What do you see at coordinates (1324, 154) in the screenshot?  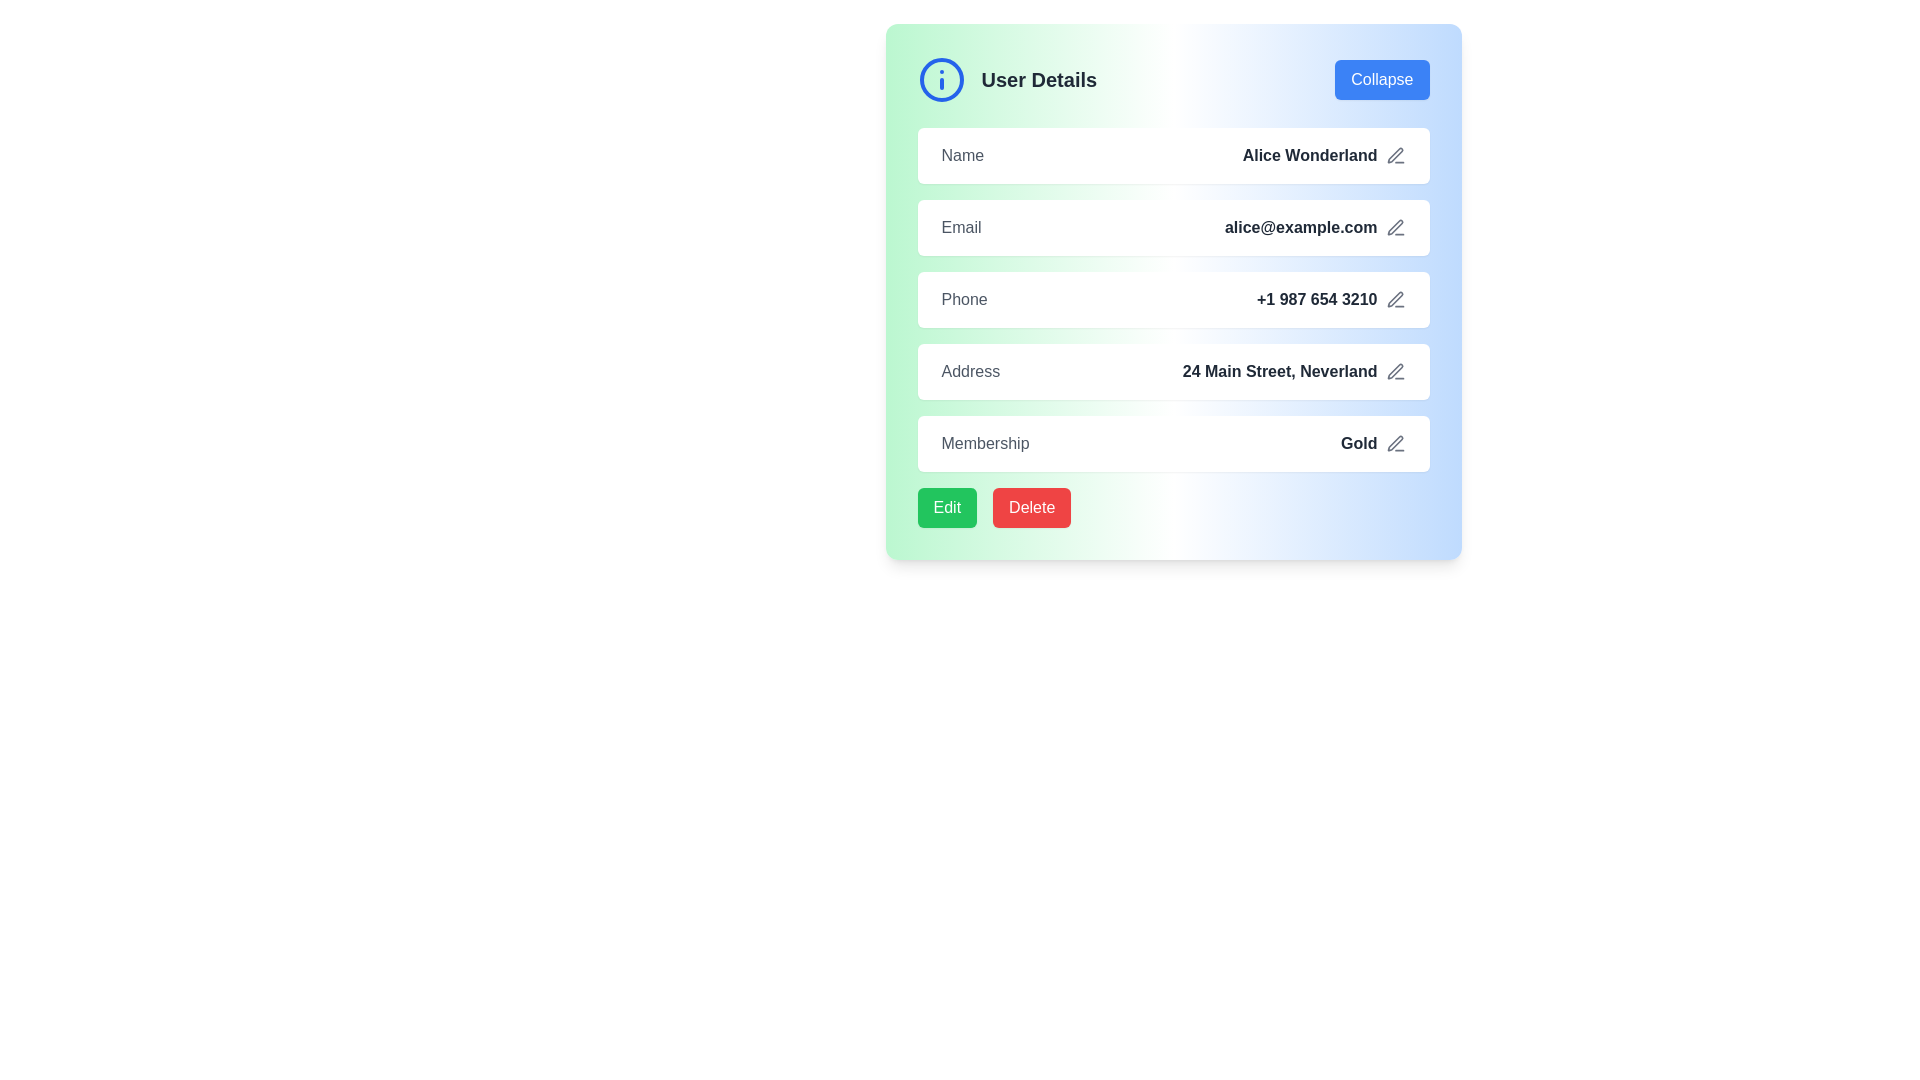 I see `the text label 'Alice Wonderland' styled in bold dark gray color, located next to the 'Name' label in the user details section` at bounding box center [1324, 154].